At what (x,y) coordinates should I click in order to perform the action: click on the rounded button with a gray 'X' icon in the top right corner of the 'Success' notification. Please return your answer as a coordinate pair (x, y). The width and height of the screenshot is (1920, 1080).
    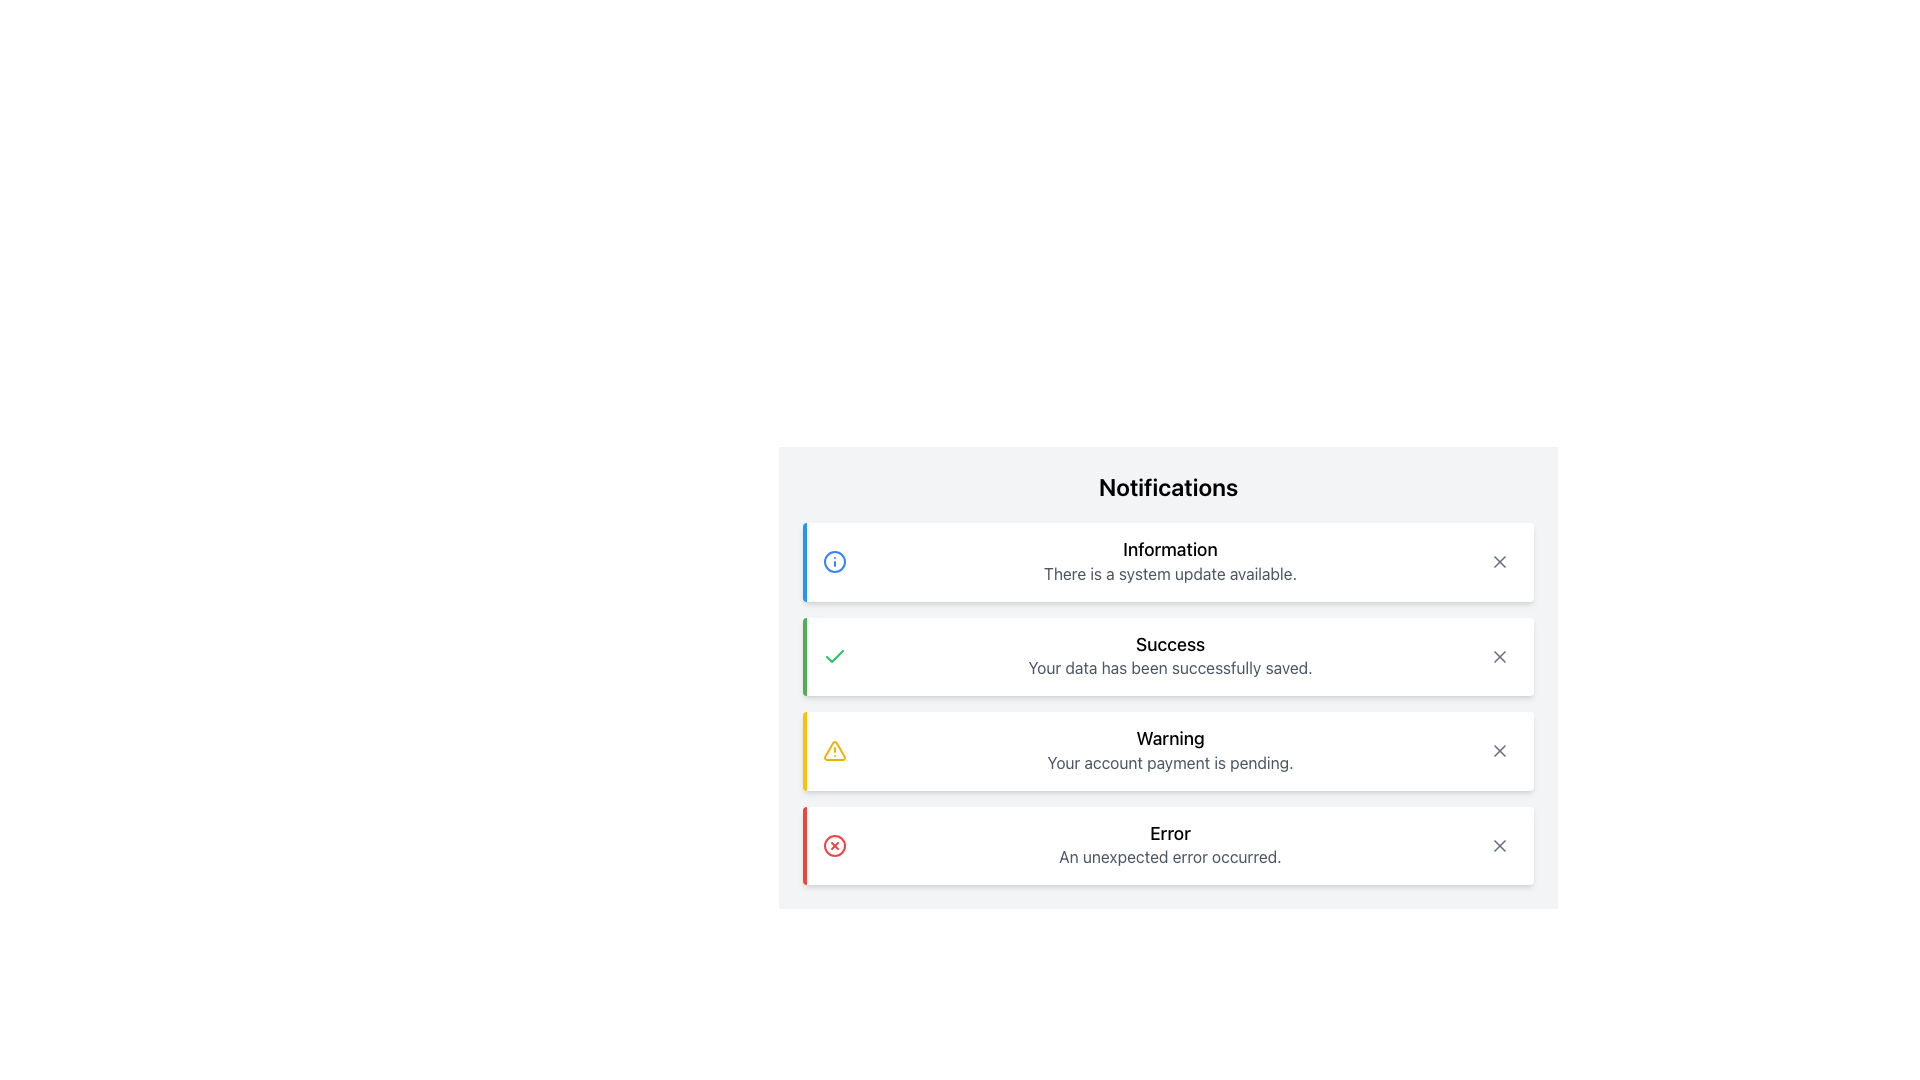
    Looking at the image, I should click on (1499, 655).